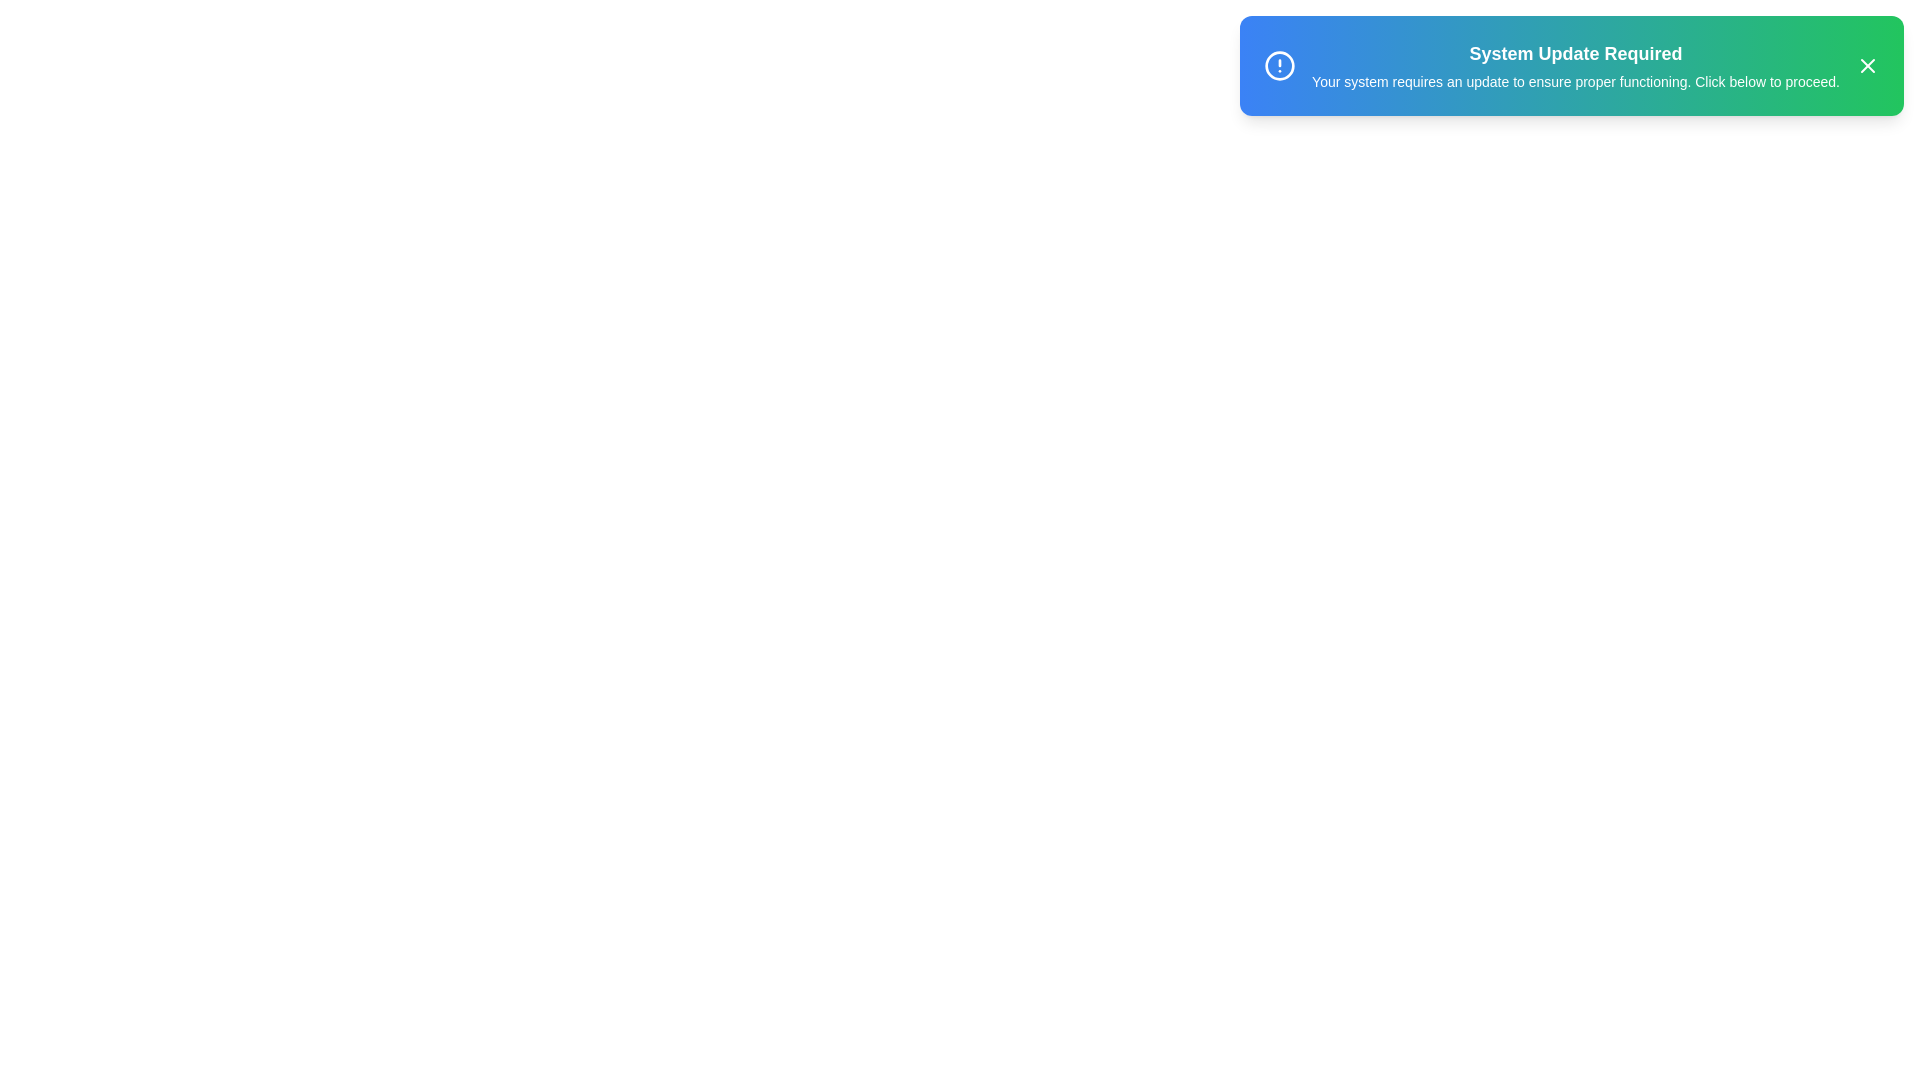  I want to click on the close button of the snackbar to close it, so click(1866, 64).